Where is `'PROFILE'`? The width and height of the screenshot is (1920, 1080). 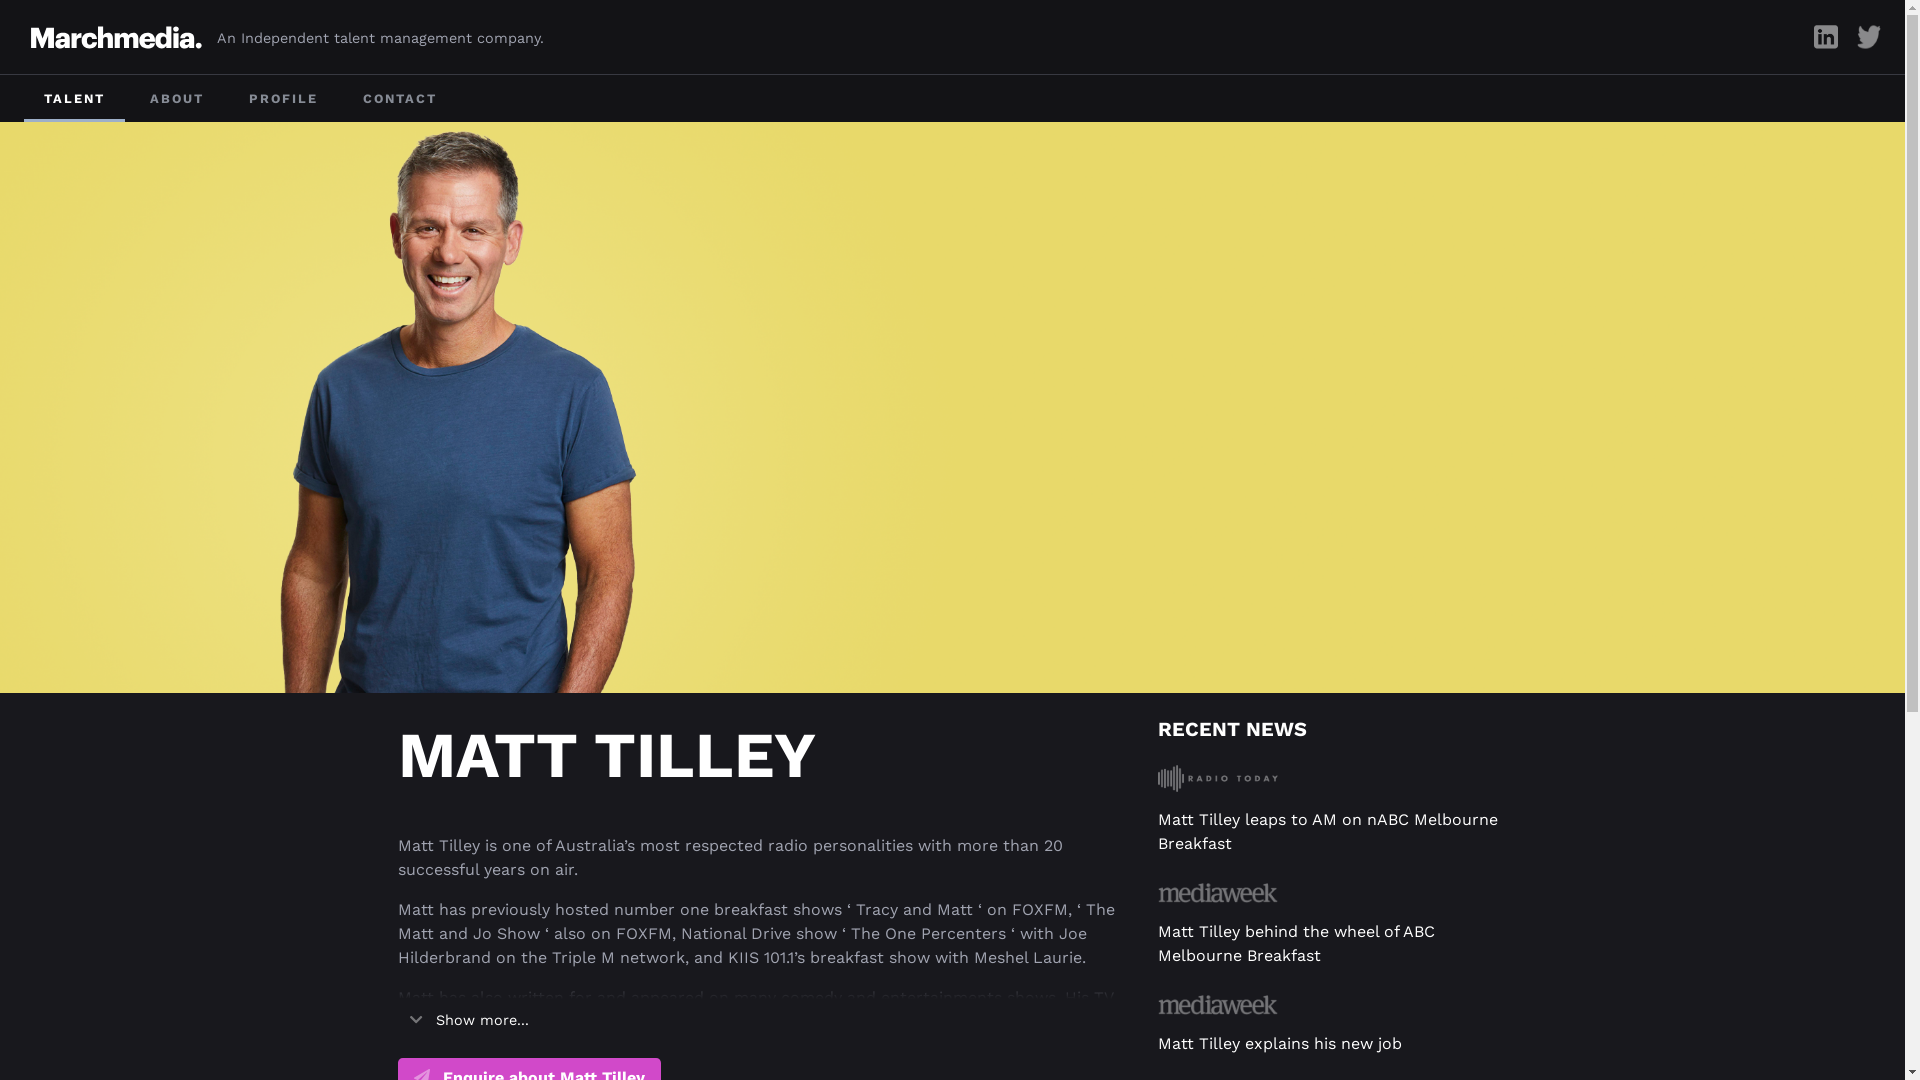
'PROFILE' is located at coordinates (282, 98).